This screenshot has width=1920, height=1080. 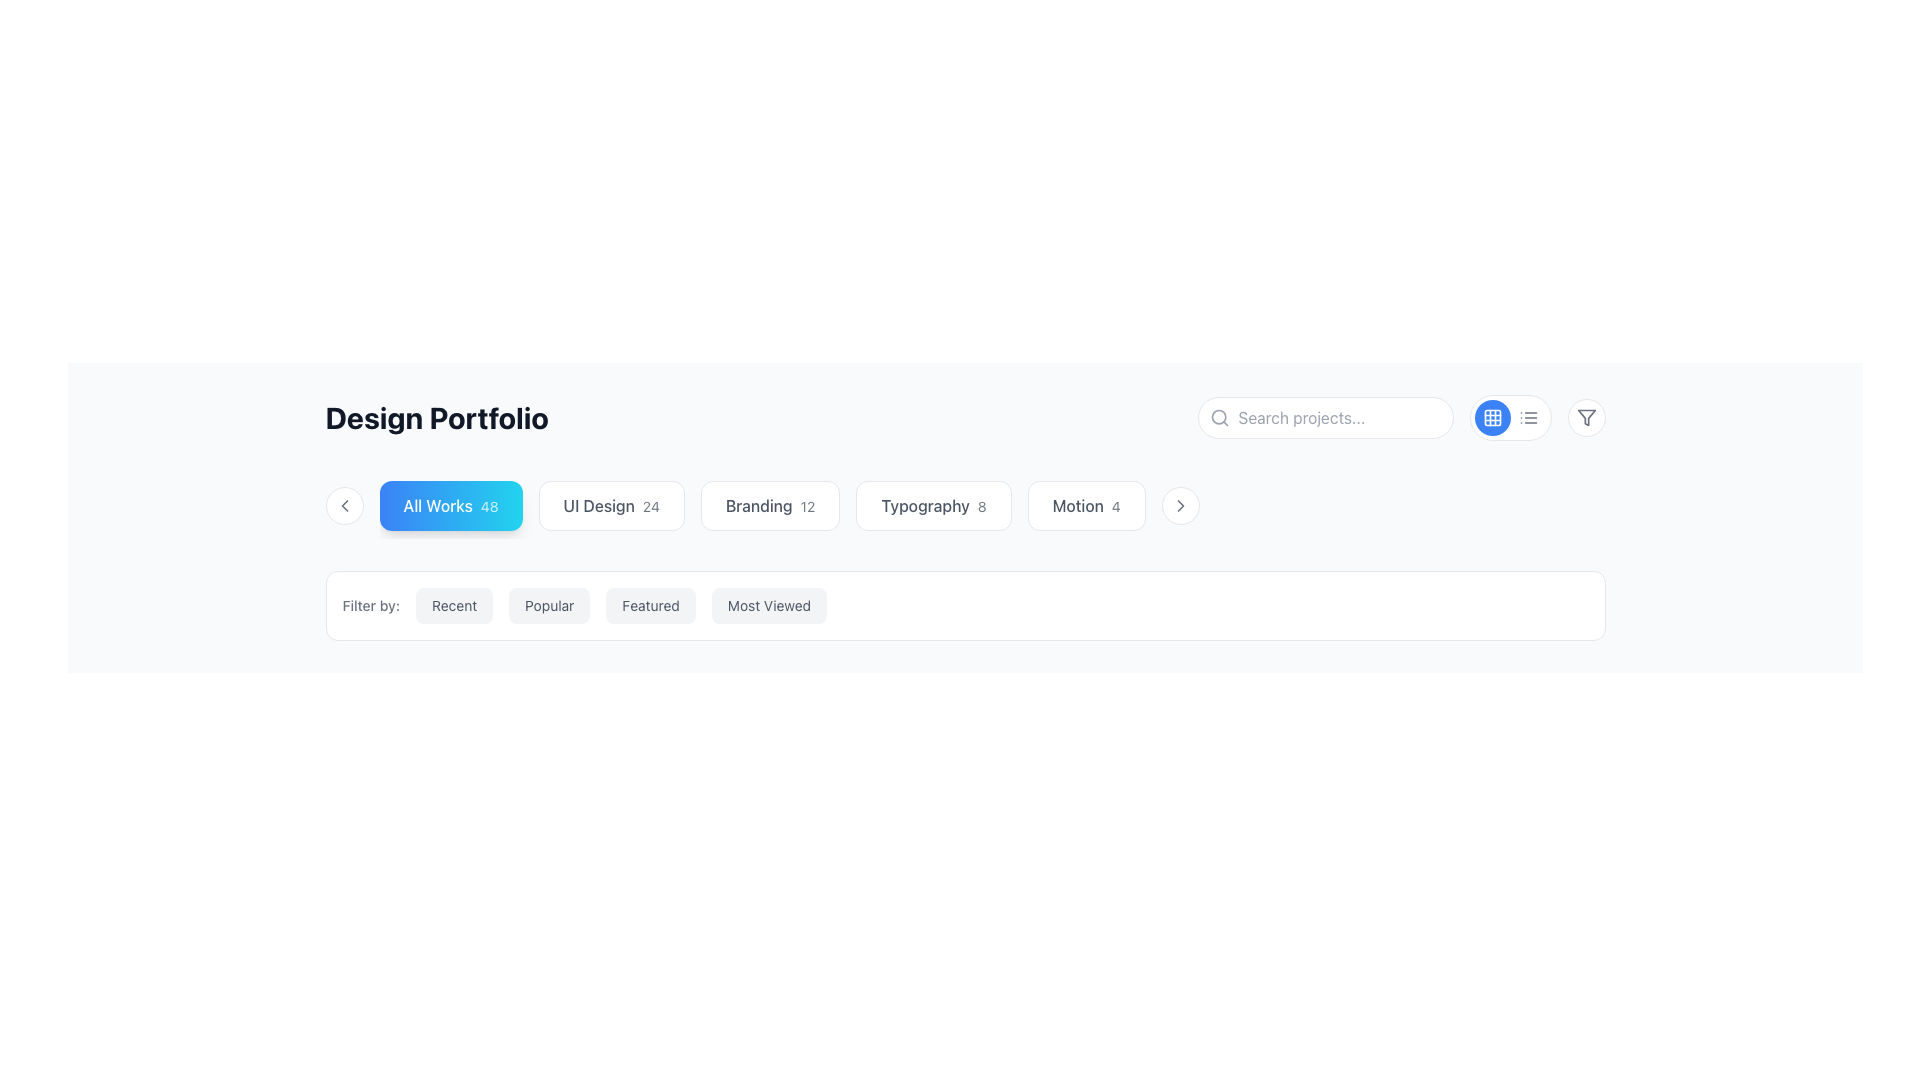 I want to click on the 'All Works 48' button, which is a rectangular button with rounded corners and a gradient background, to filter by all works, so click(x=450, y=504).